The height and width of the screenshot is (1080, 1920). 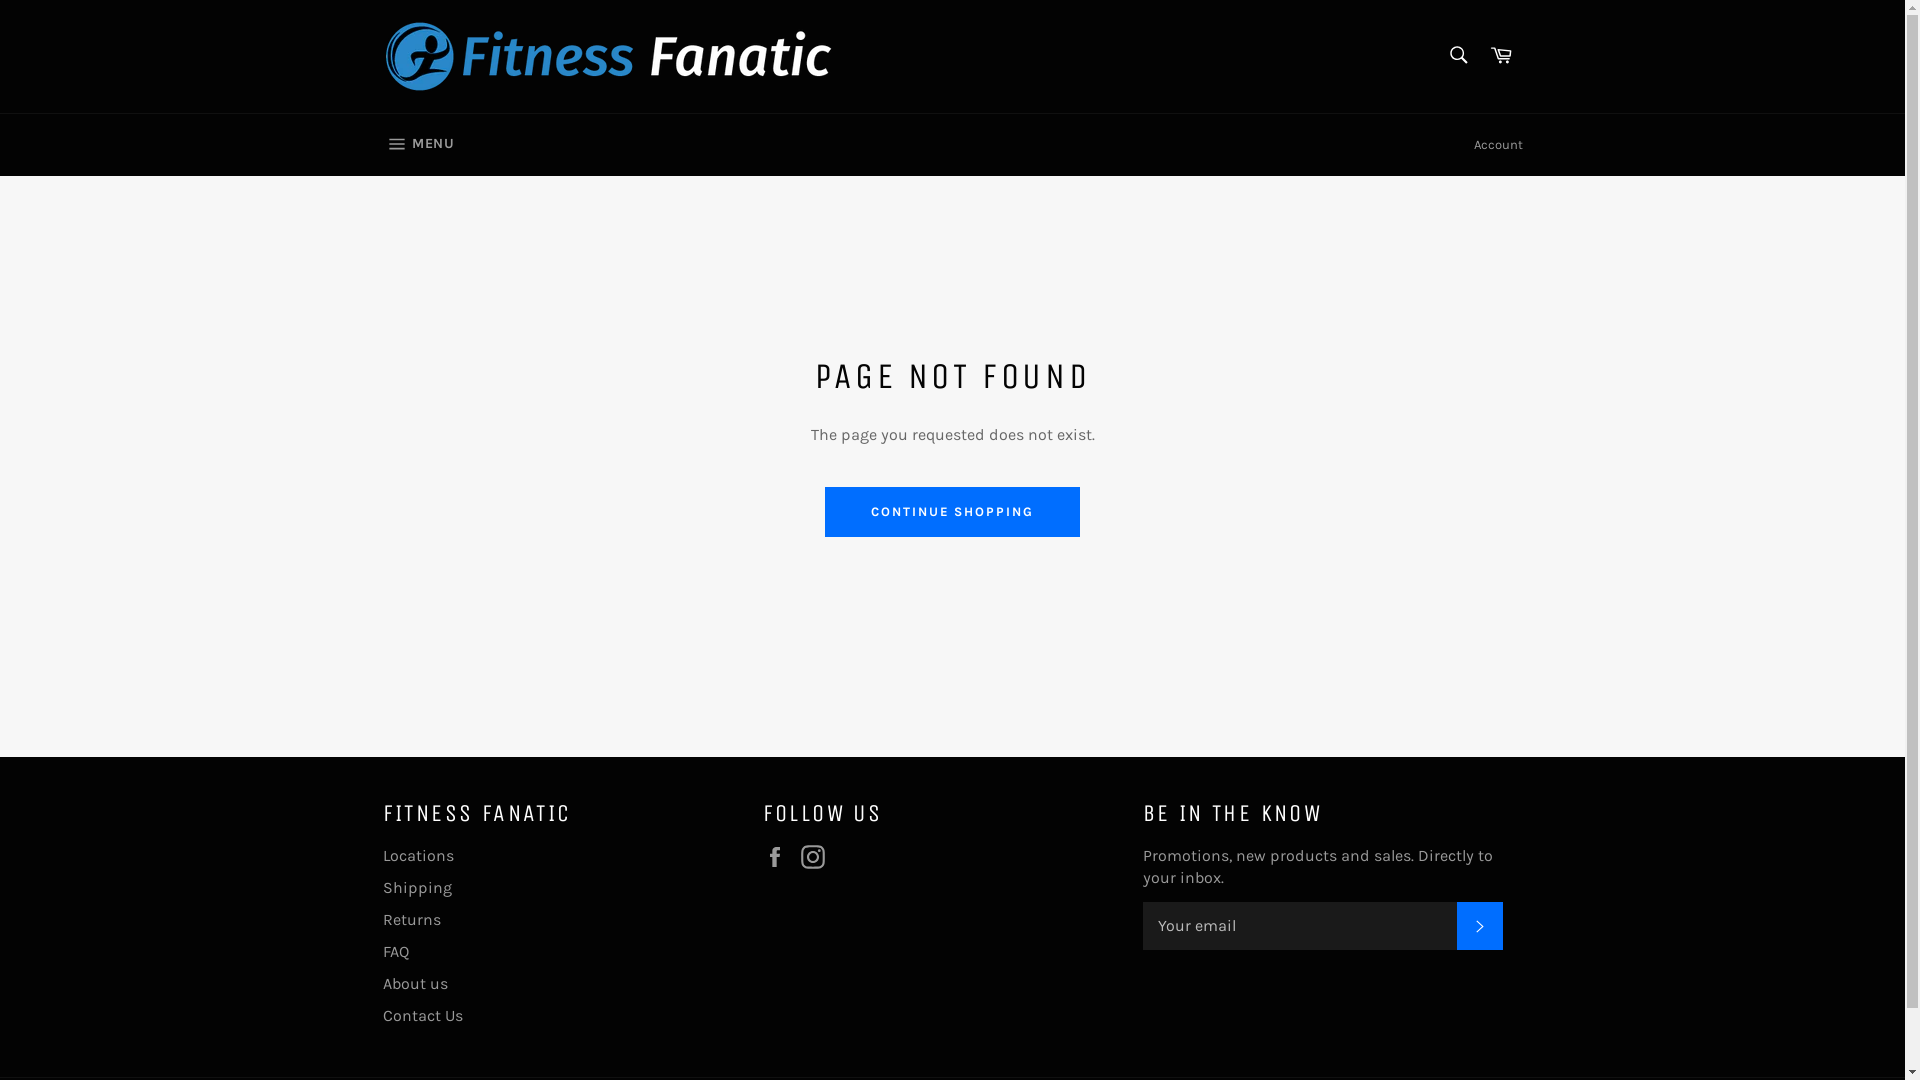 What do you see at coordinates (1434, 53) in the screenshot?
I see `'Search'` at bounding box center [1434, 53].